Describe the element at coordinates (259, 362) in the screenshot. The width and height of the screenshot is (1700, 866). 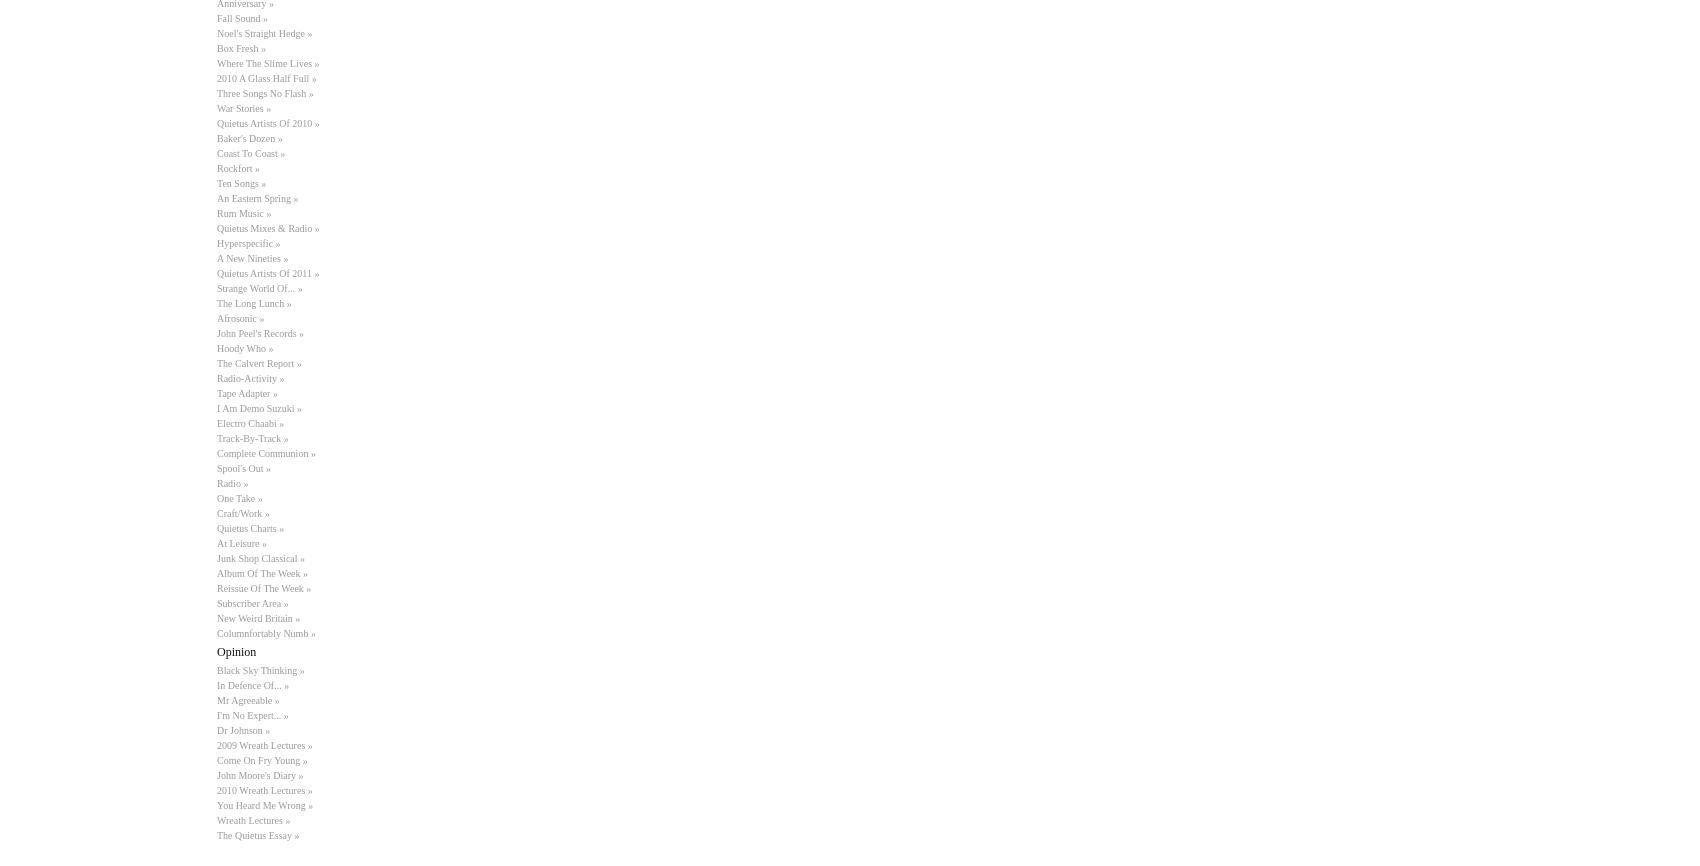
I see `'The Calvert Report »'` at that location.